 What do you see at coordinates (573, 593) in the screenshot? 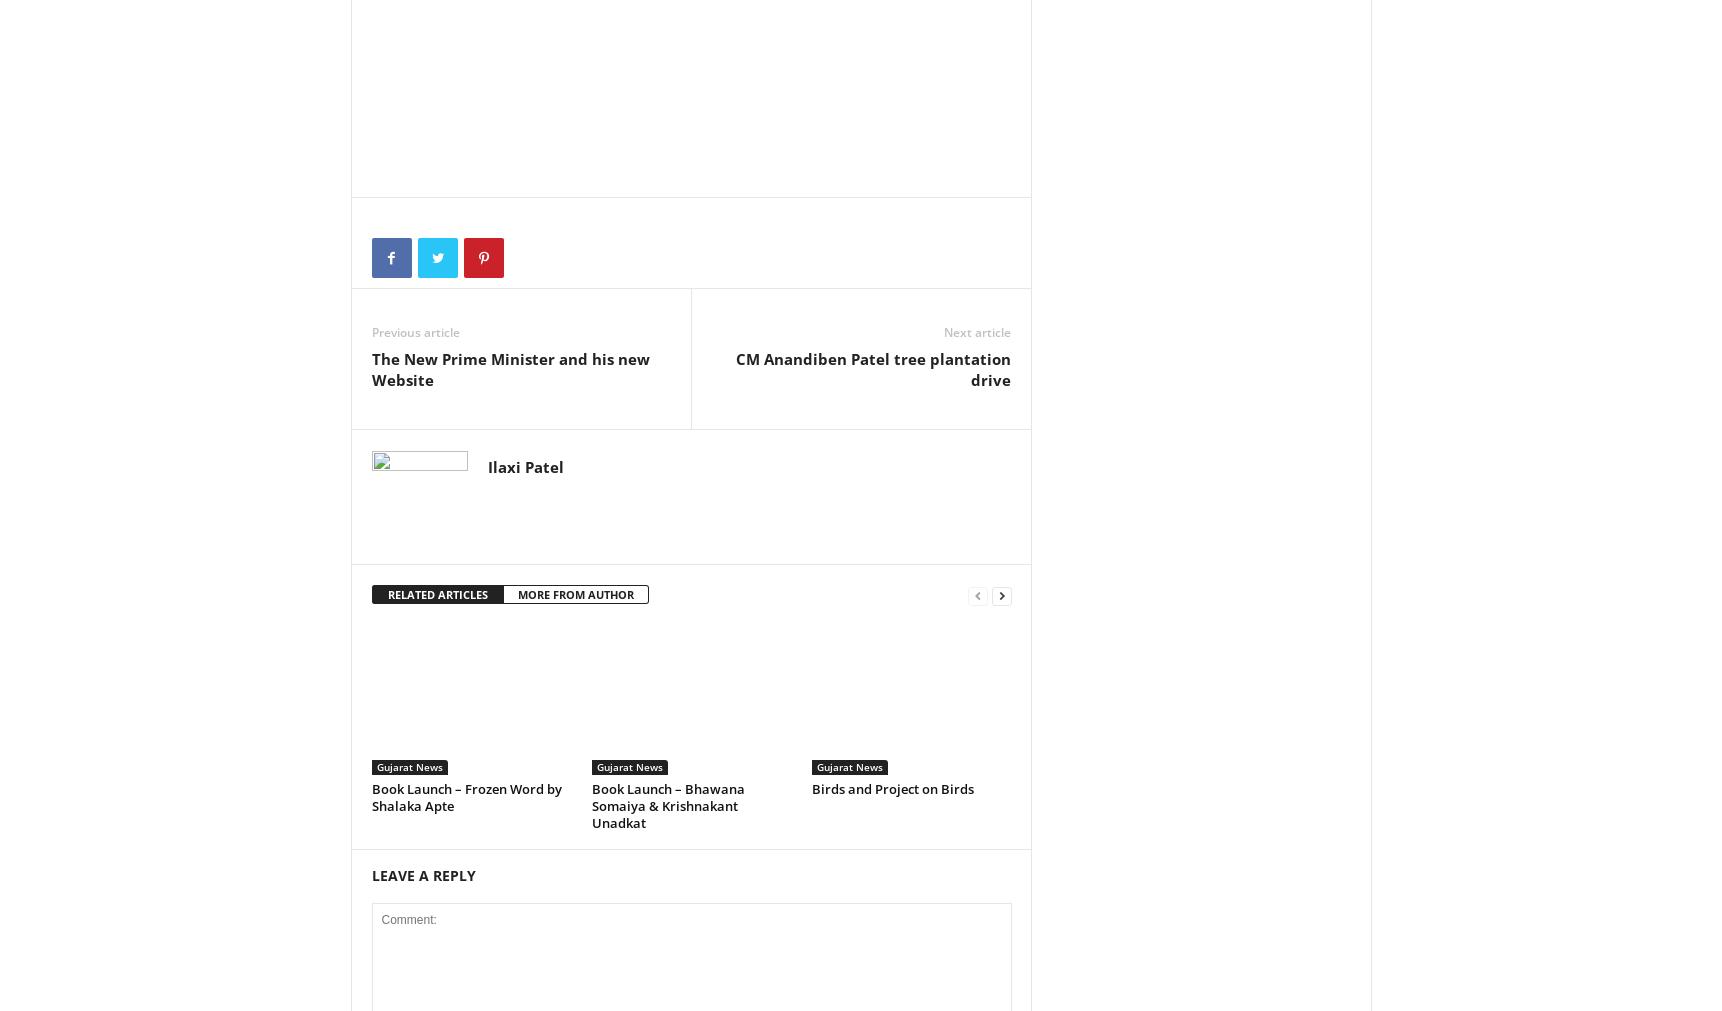
I see `'MORE FROM AUTHOR'` at bounding box center [573, 593].